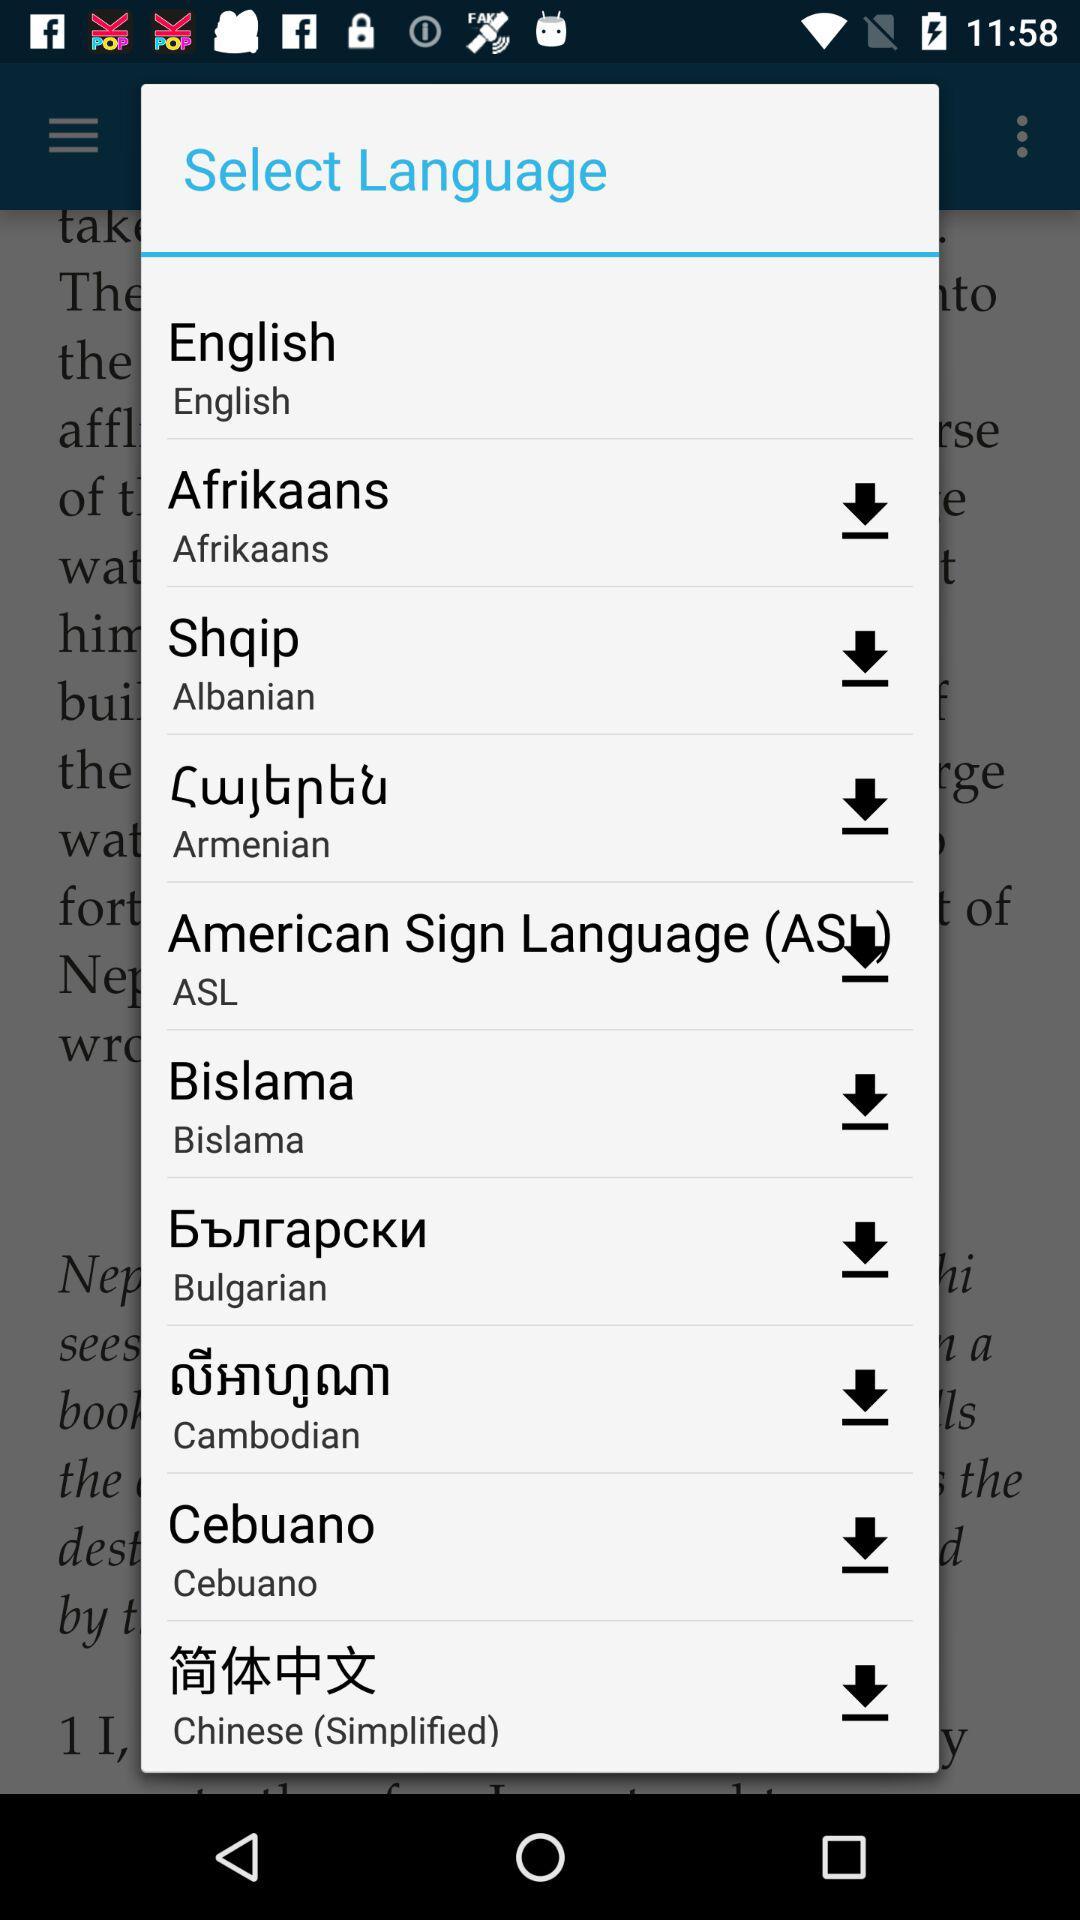 The height and width of the screenshot is (1920, 1080). What do you see at coordinates (540, 923) in the screenshot?
I see `american sign language app` at bounding box center [540, 923].